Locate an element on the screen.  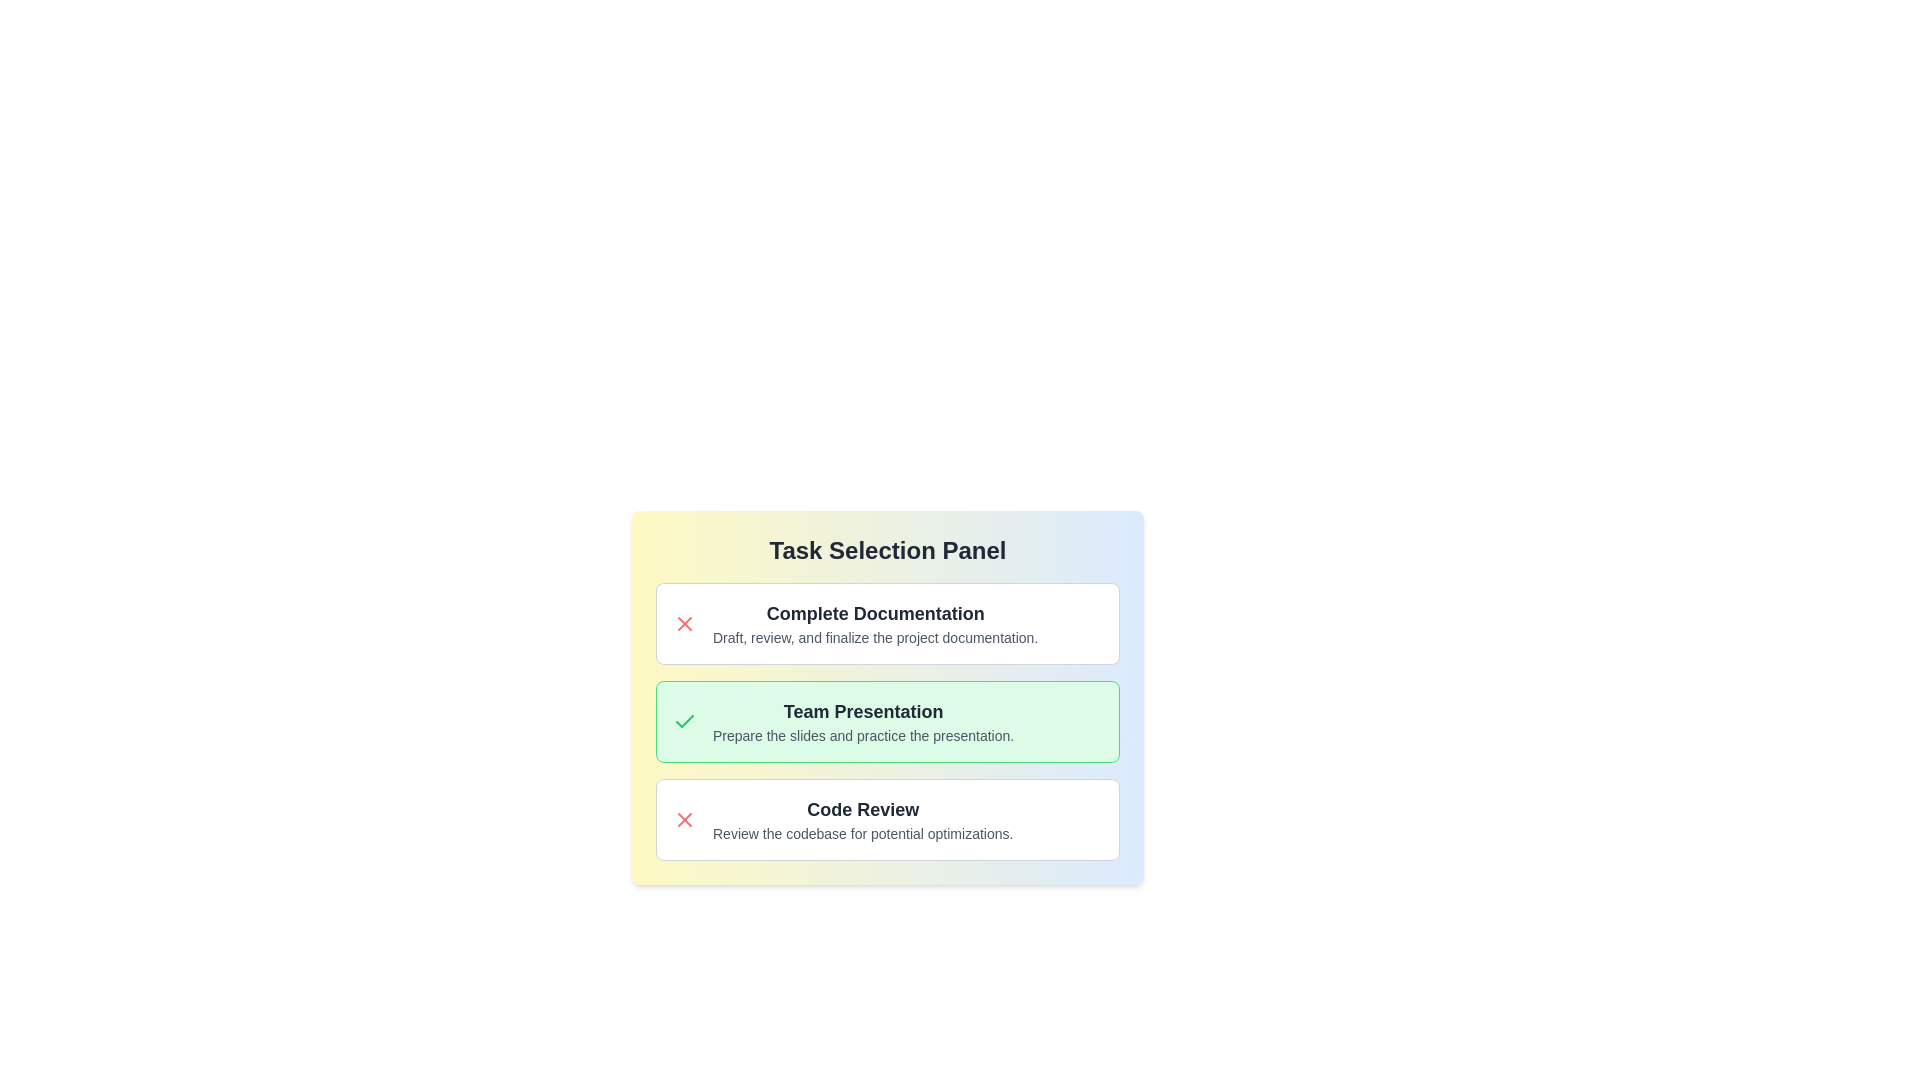
the List item card labeled 'Team Presentation' is located at coordinates (887, 697).